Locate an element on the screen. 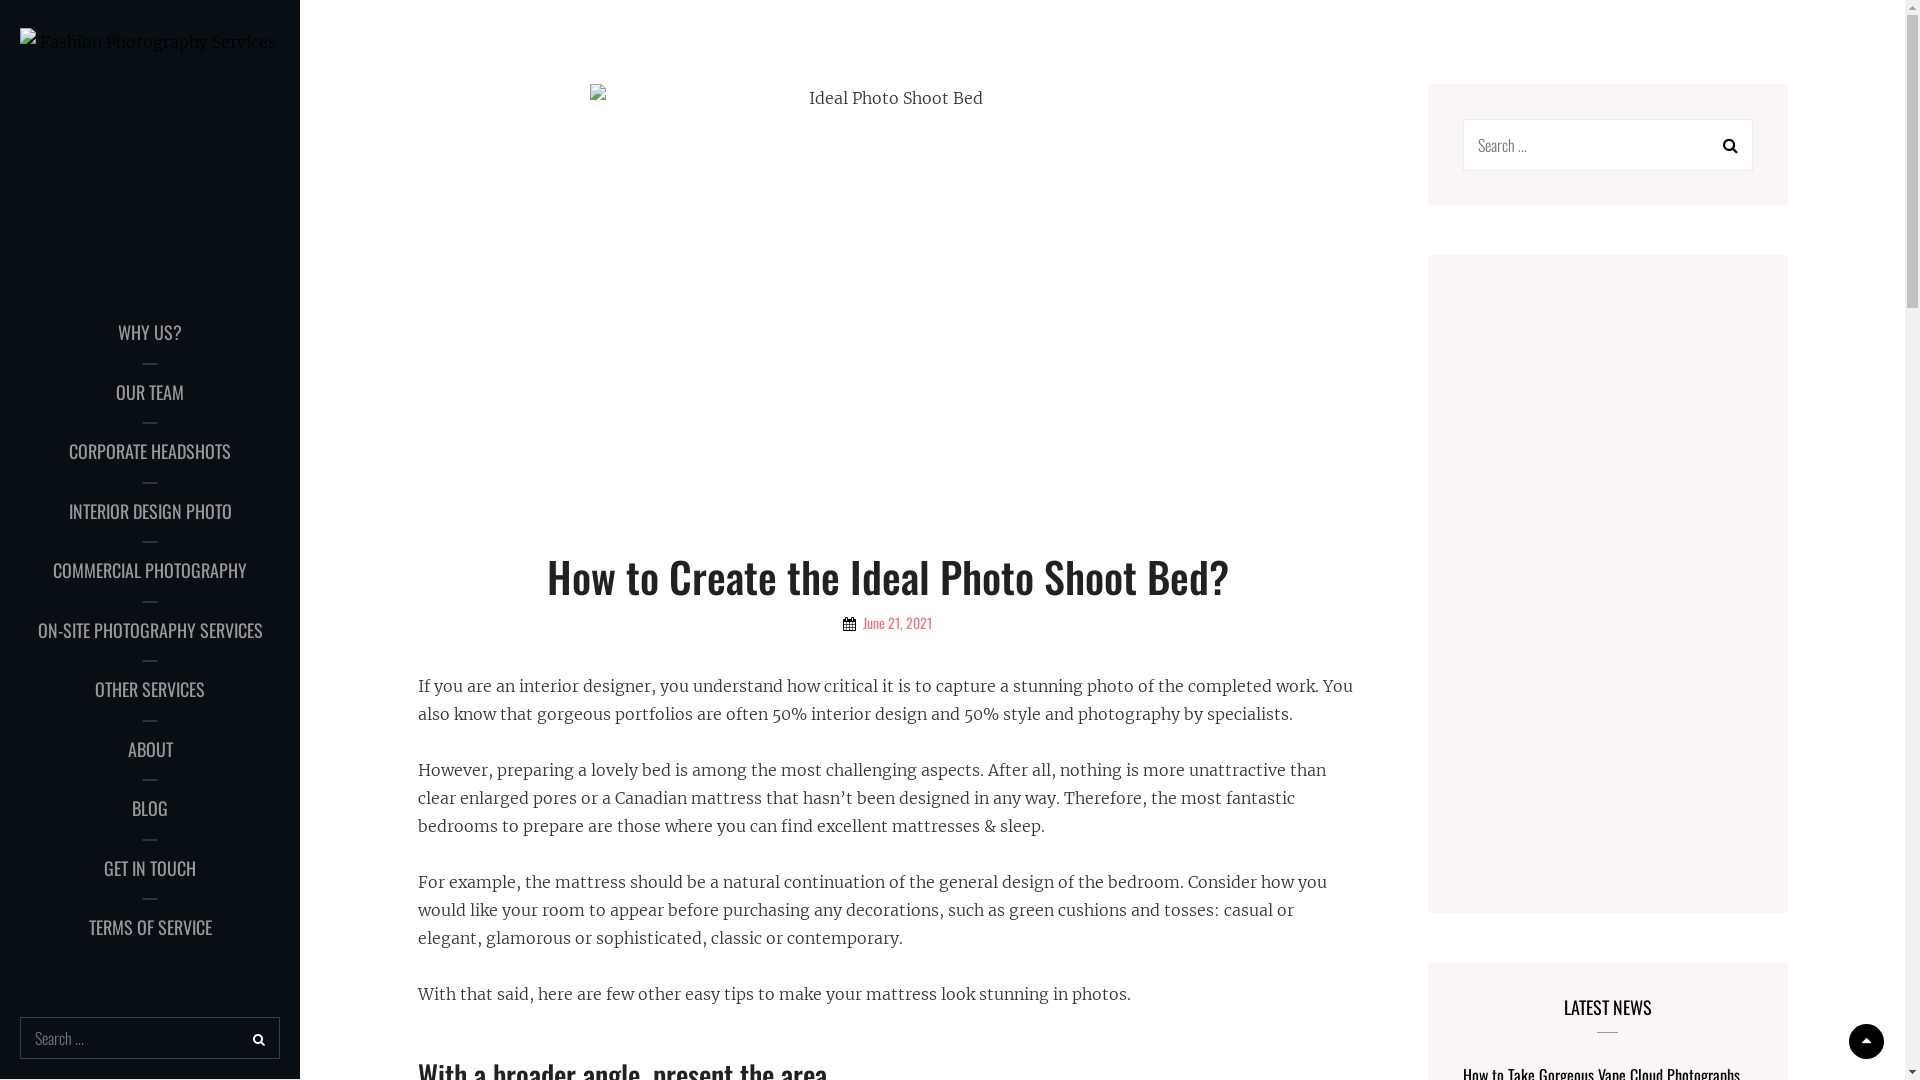 This screenshot has height=1080, width=1920. 'OUR TEAM' is located at coordinates (148, 393).